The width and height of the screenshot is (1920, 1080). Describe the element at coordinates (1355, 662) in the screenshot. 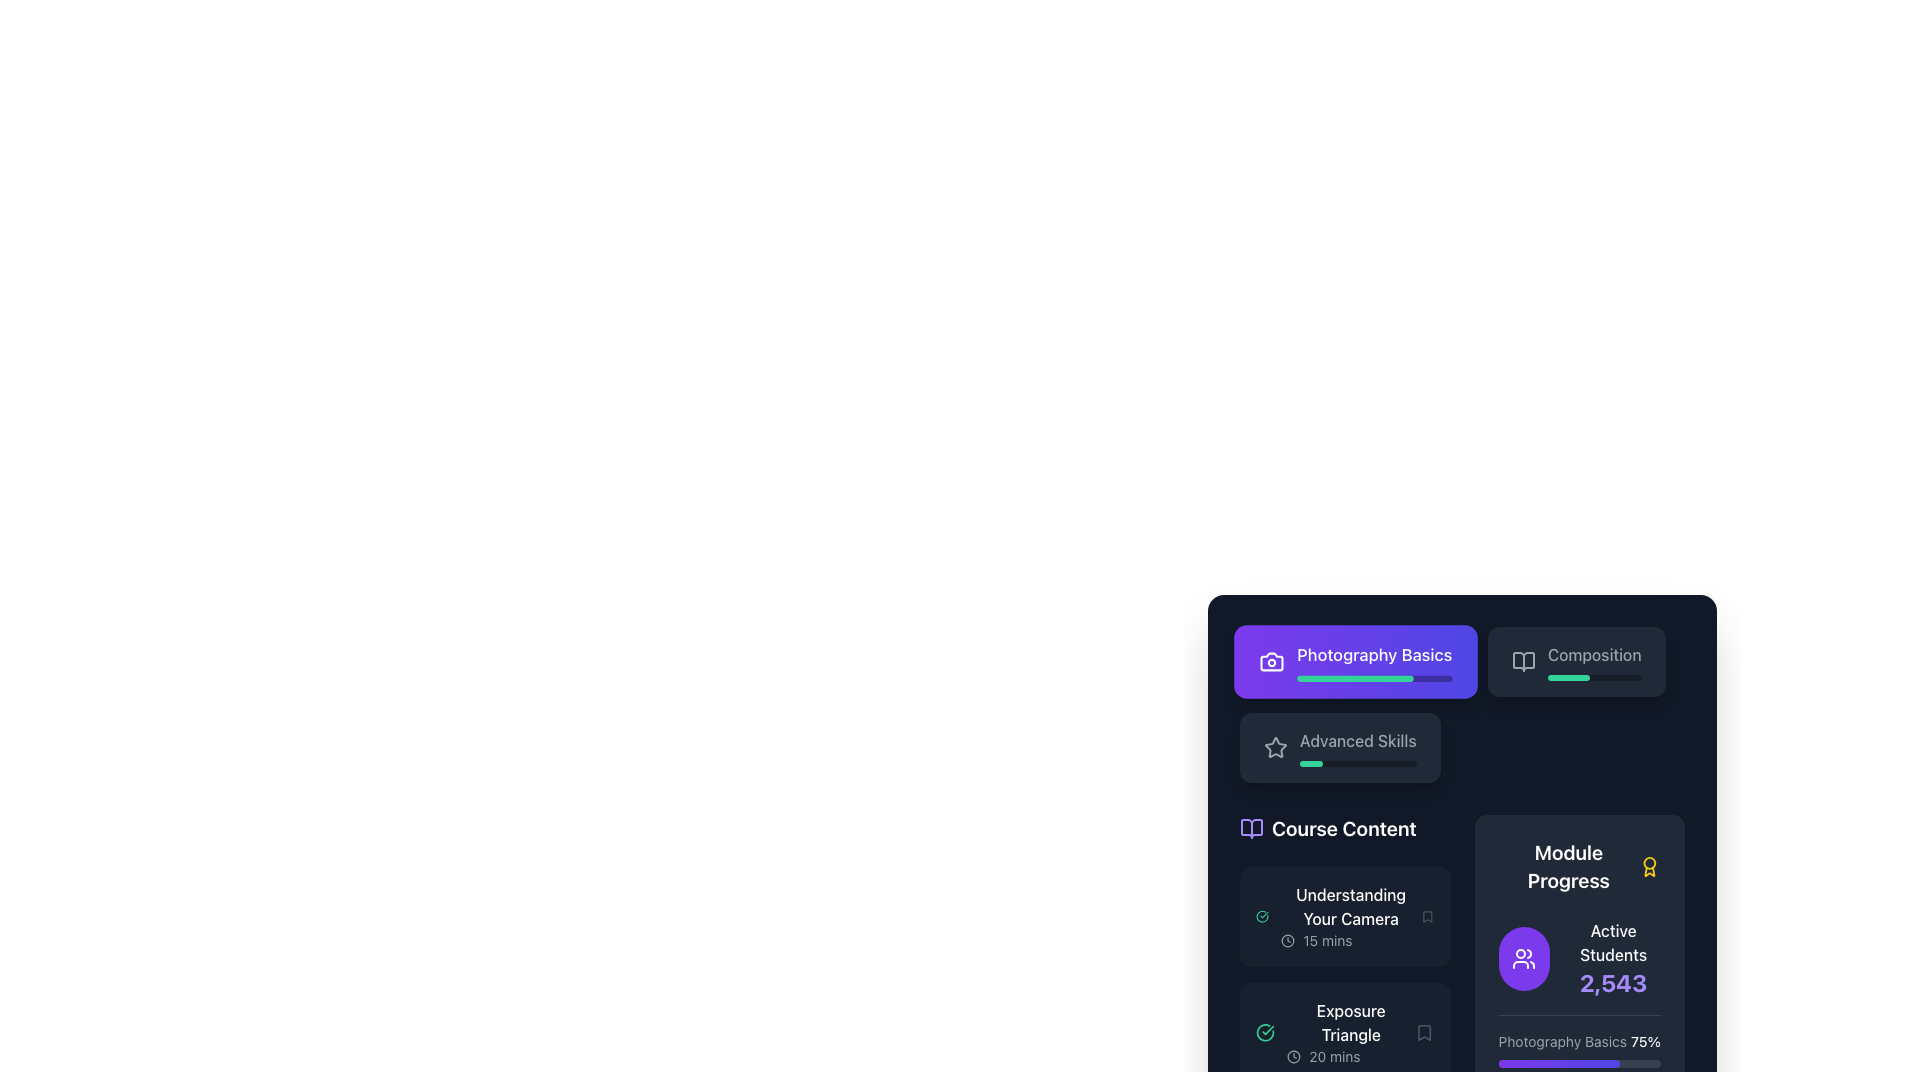

I see `the leftmost button labeled 'Photography Basics' in the row of buttons, which is positioned slightly right of center in the upper section of the interface` at that location.